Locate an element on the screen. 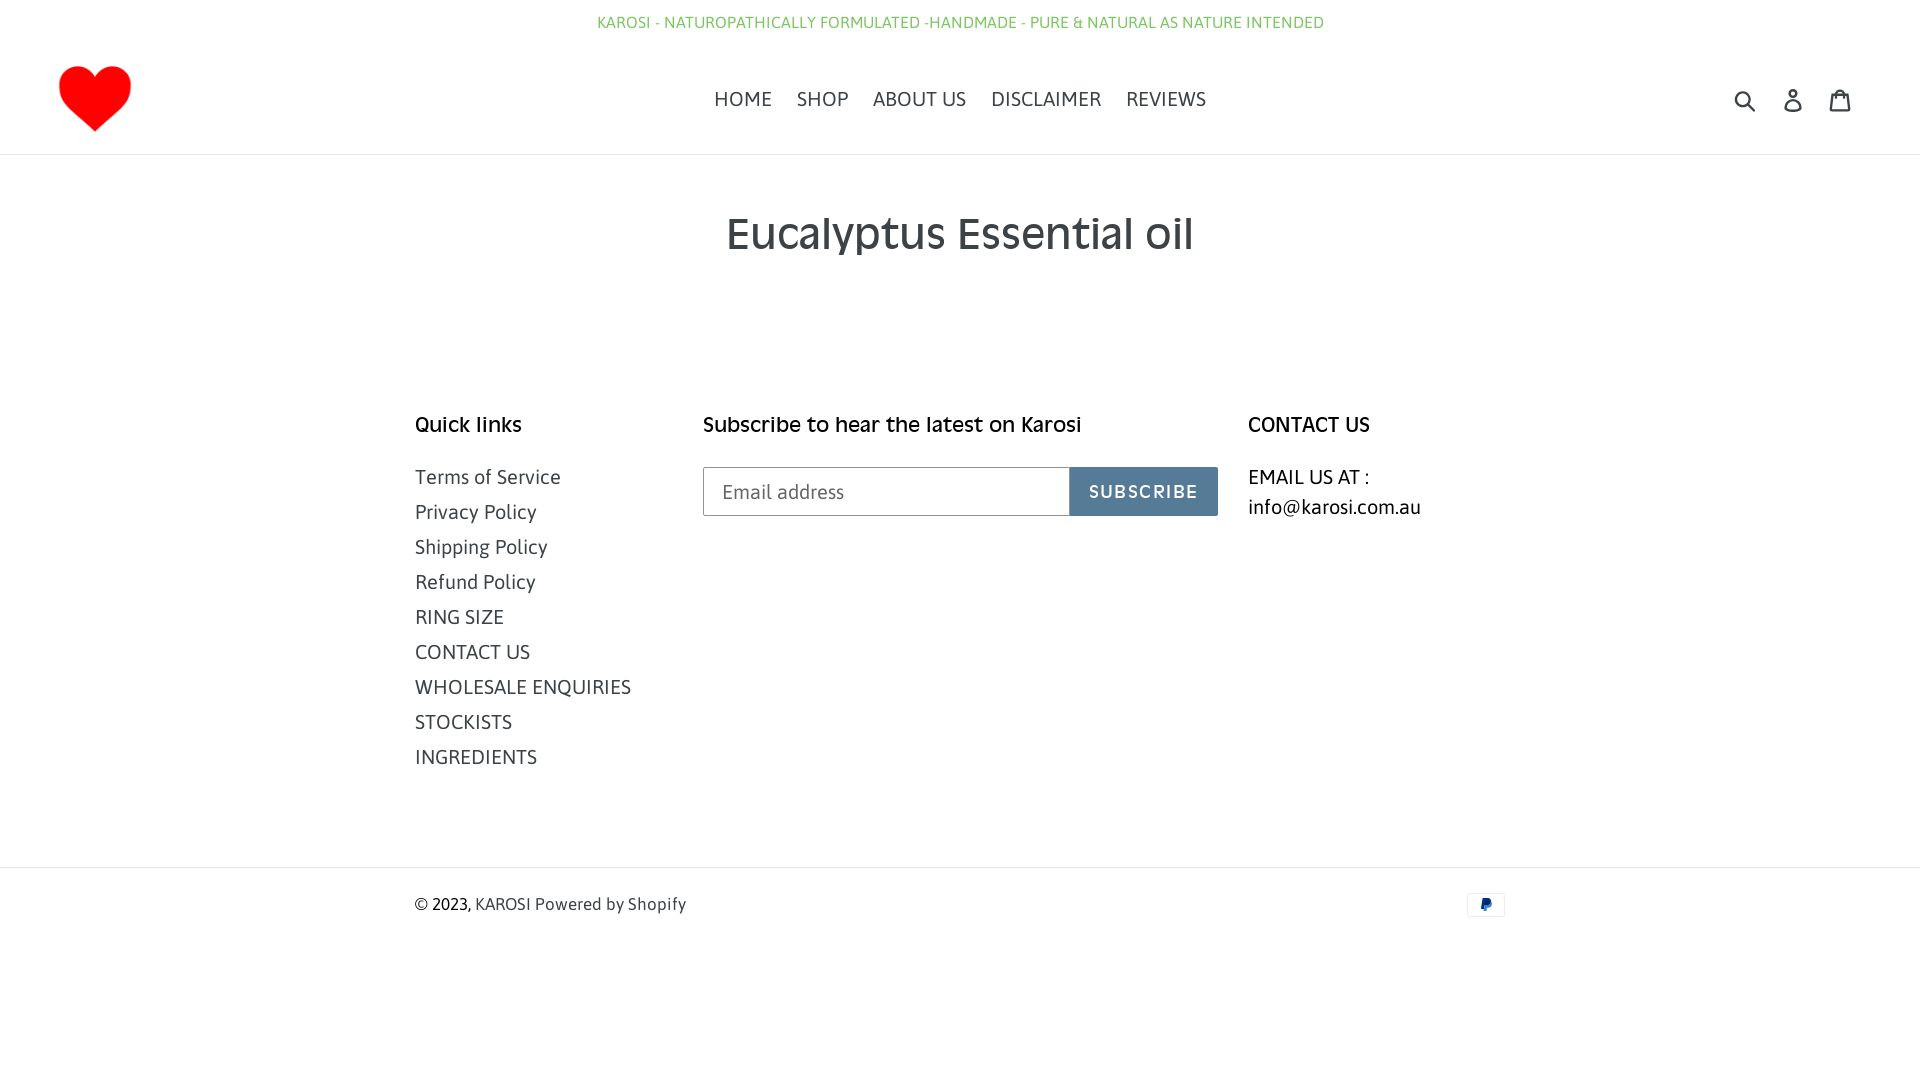 The width and height of the screenshot is (1920, 1080). 'Shipping Policy' is located at coordinates (481, 546).